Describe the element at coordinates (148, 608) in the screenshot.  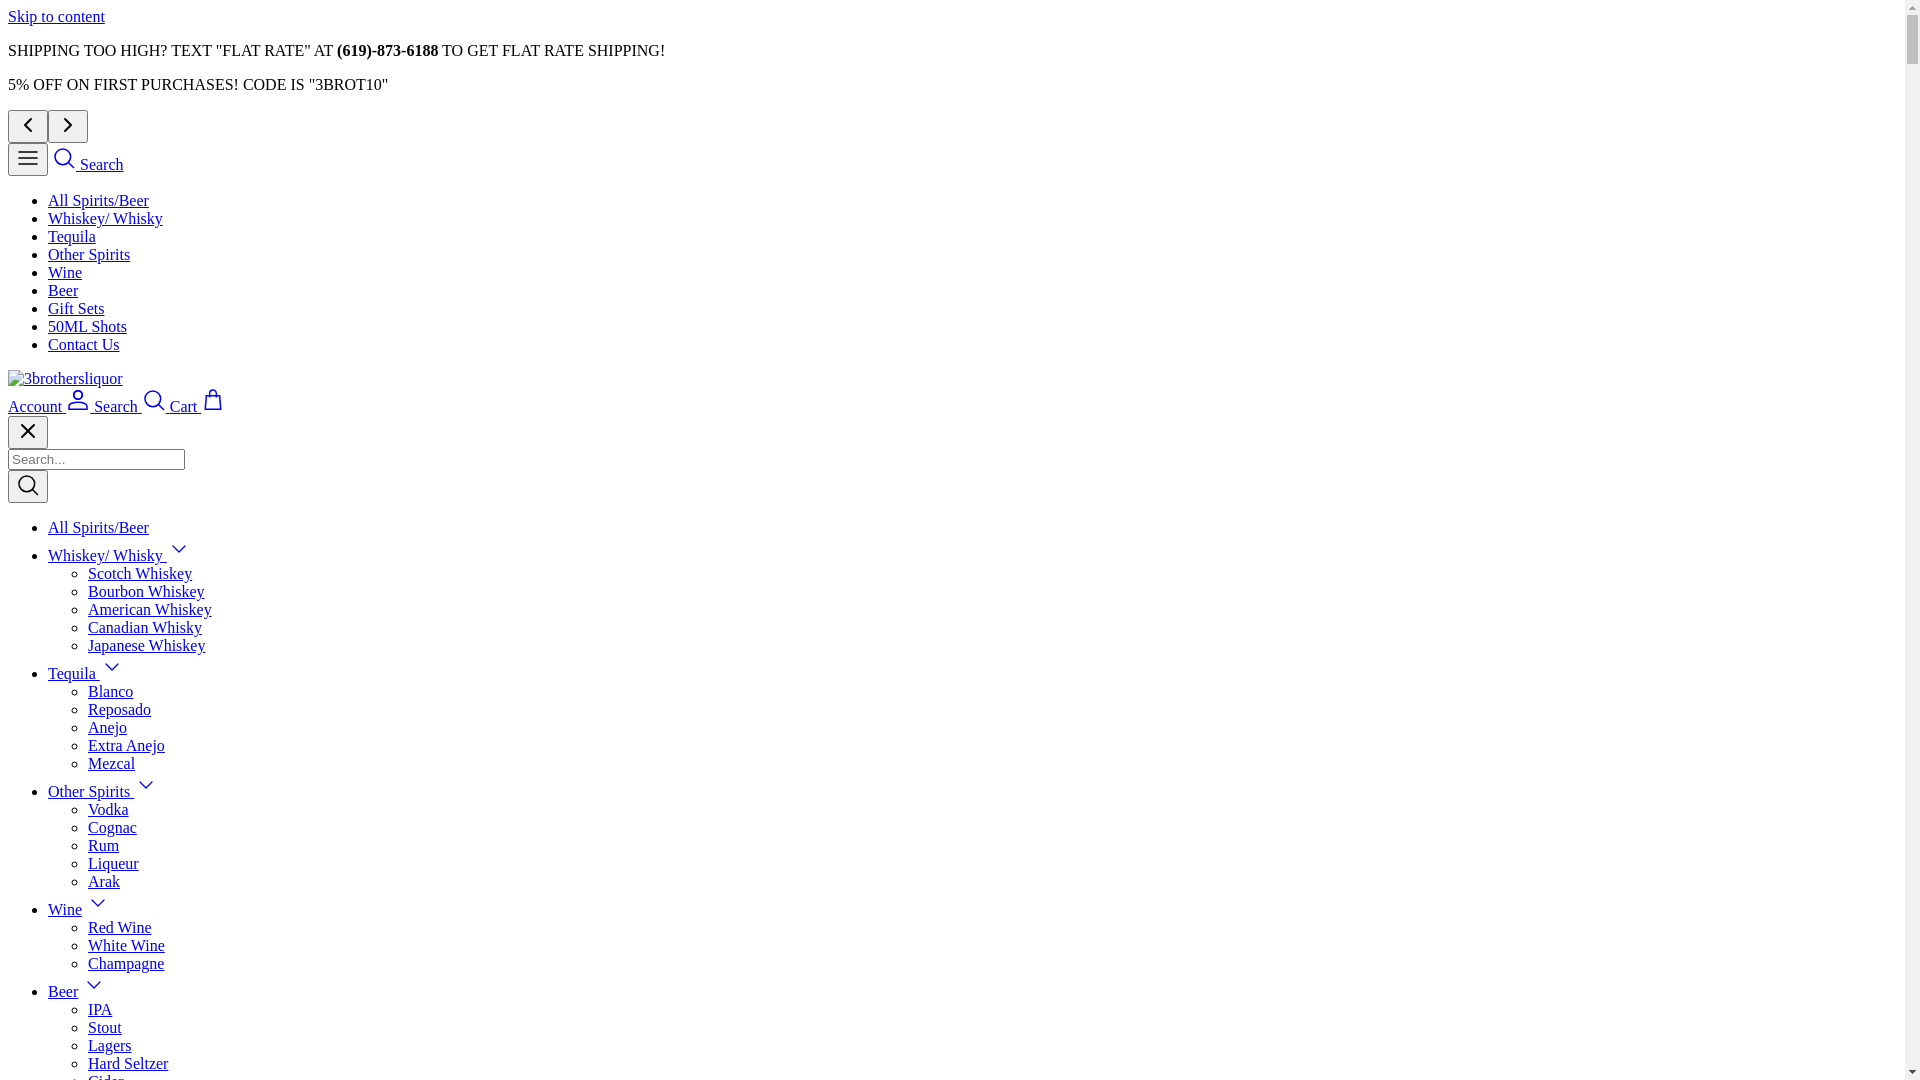
I see `'American Whiskey'` at that location.